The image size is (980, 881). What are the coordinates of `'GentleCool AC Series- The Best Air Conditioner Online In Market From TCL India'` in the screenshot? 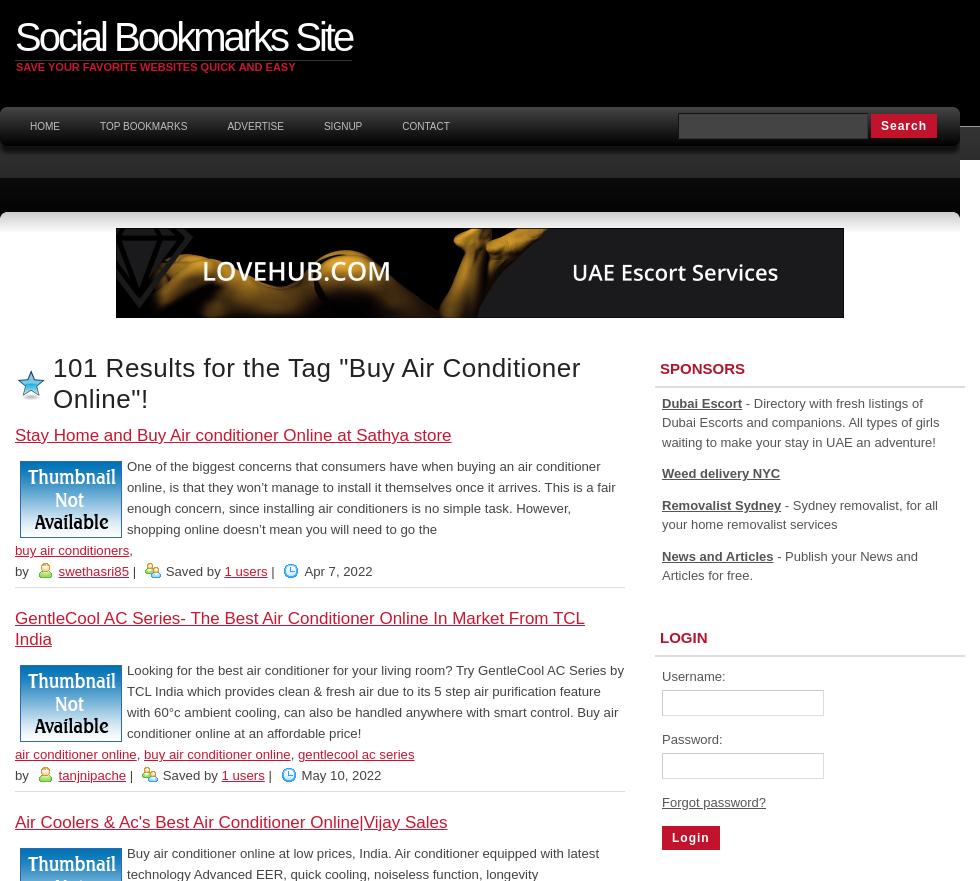 It's located at (299, 628).